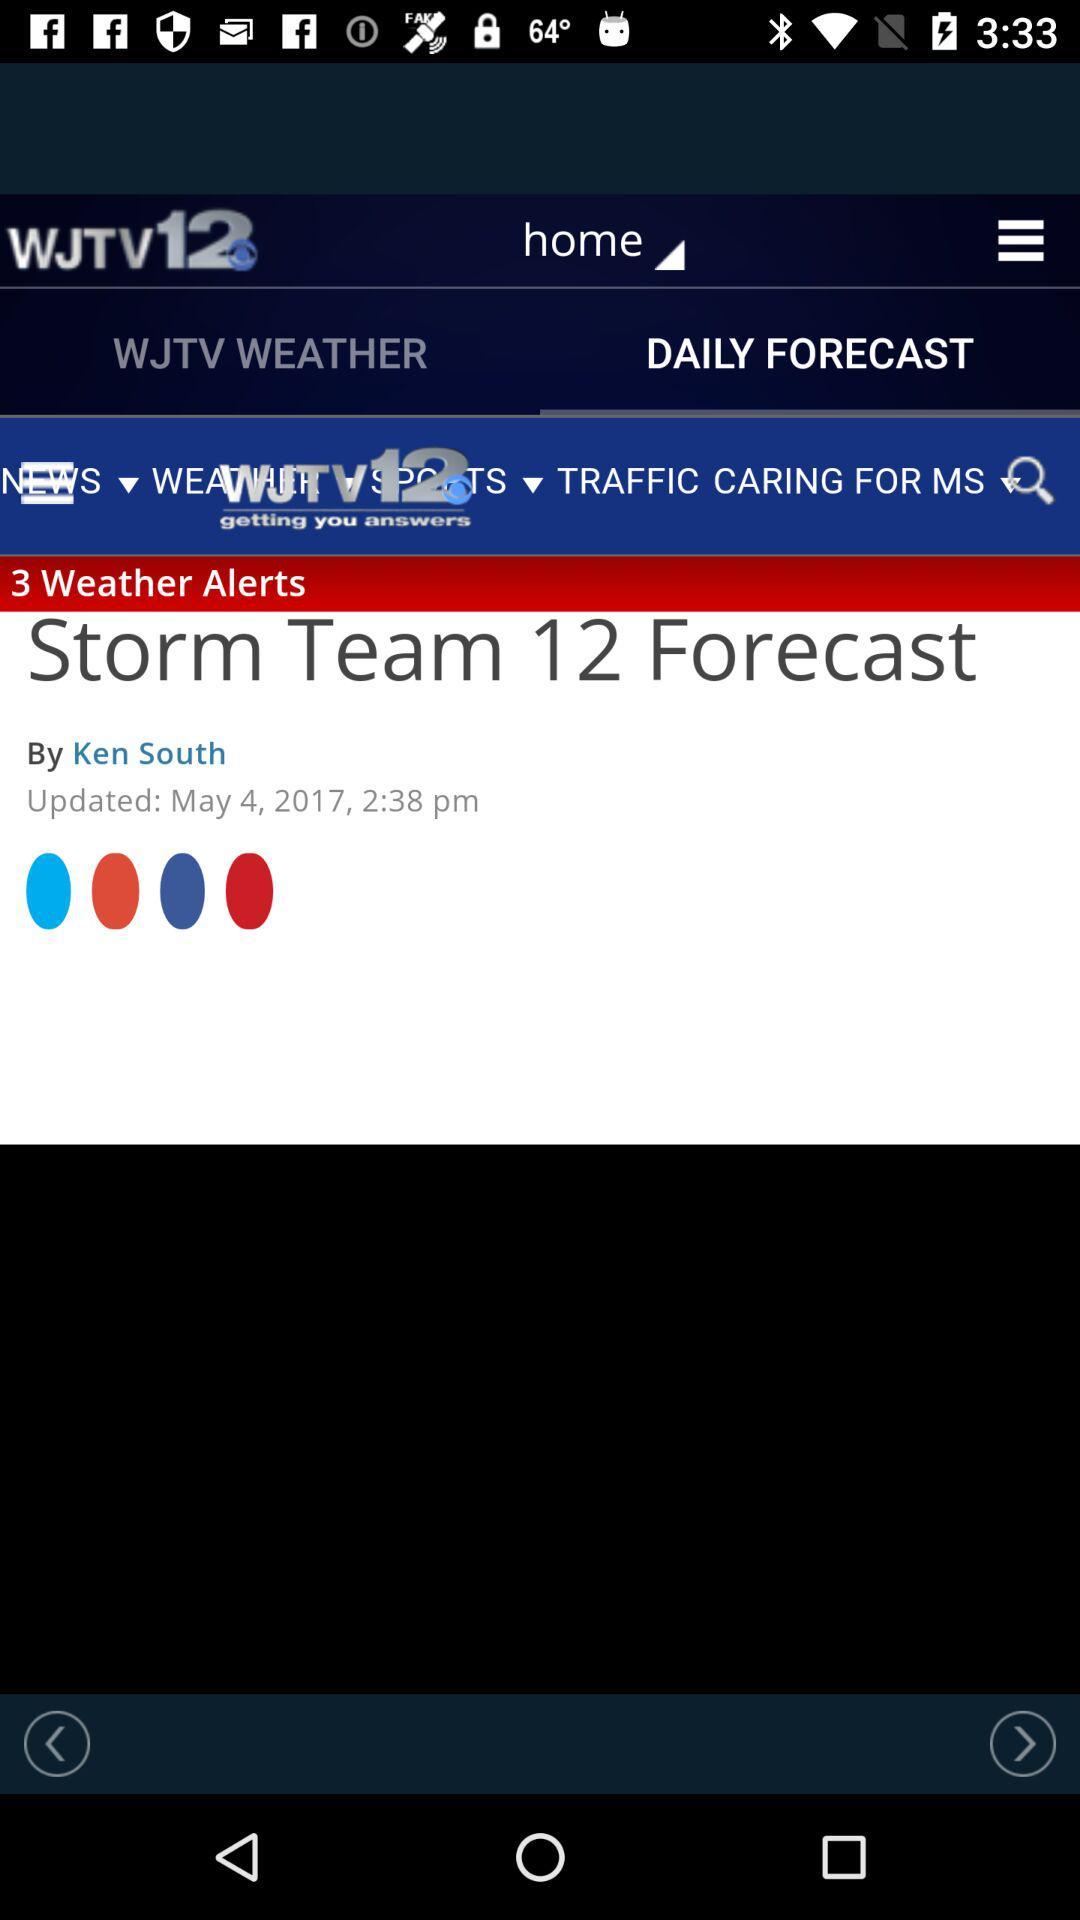 The width and height of the screenshot is (1080, 1920). Describe the element at coordinates (131, 240) in the screenshot. I see `station` at that location.